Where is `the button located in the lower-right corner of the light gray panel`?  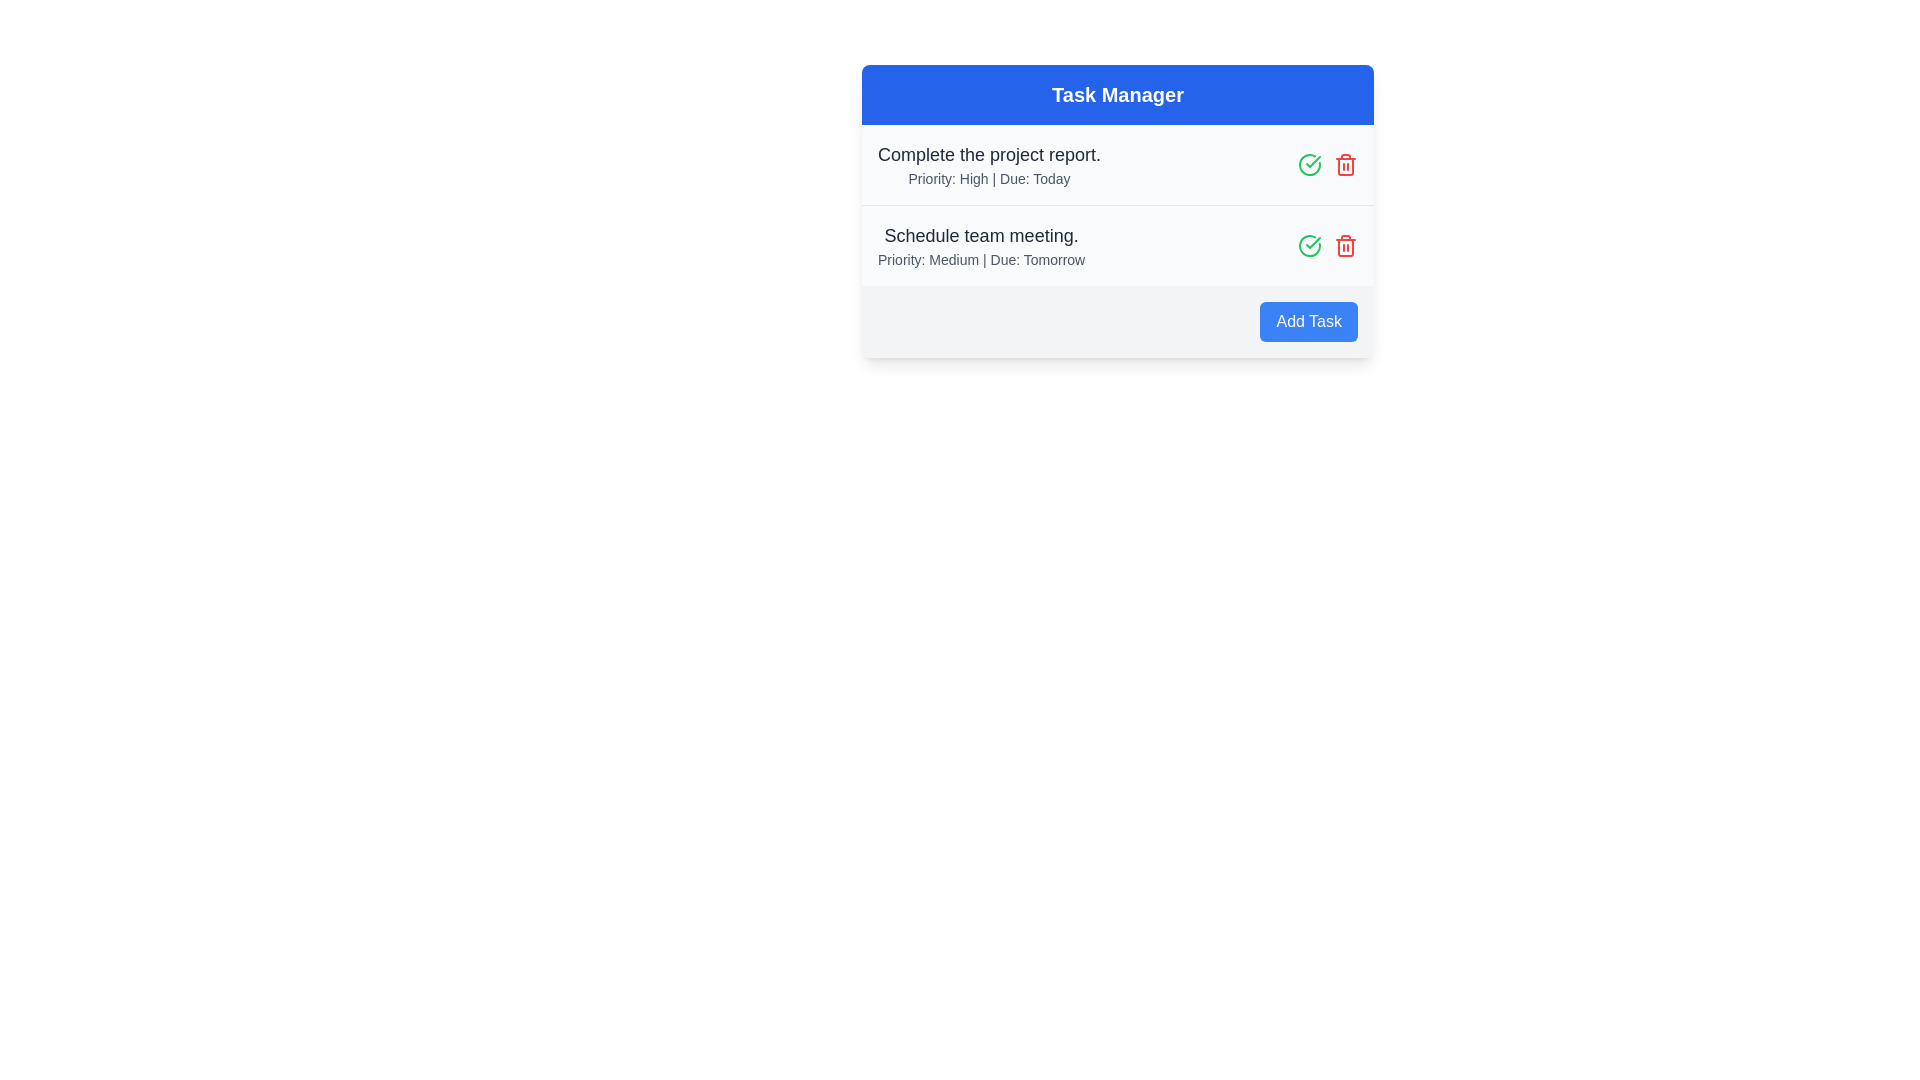 the button located in the lower-right corner of the light gray panel is located at coordinates (1309, 320).